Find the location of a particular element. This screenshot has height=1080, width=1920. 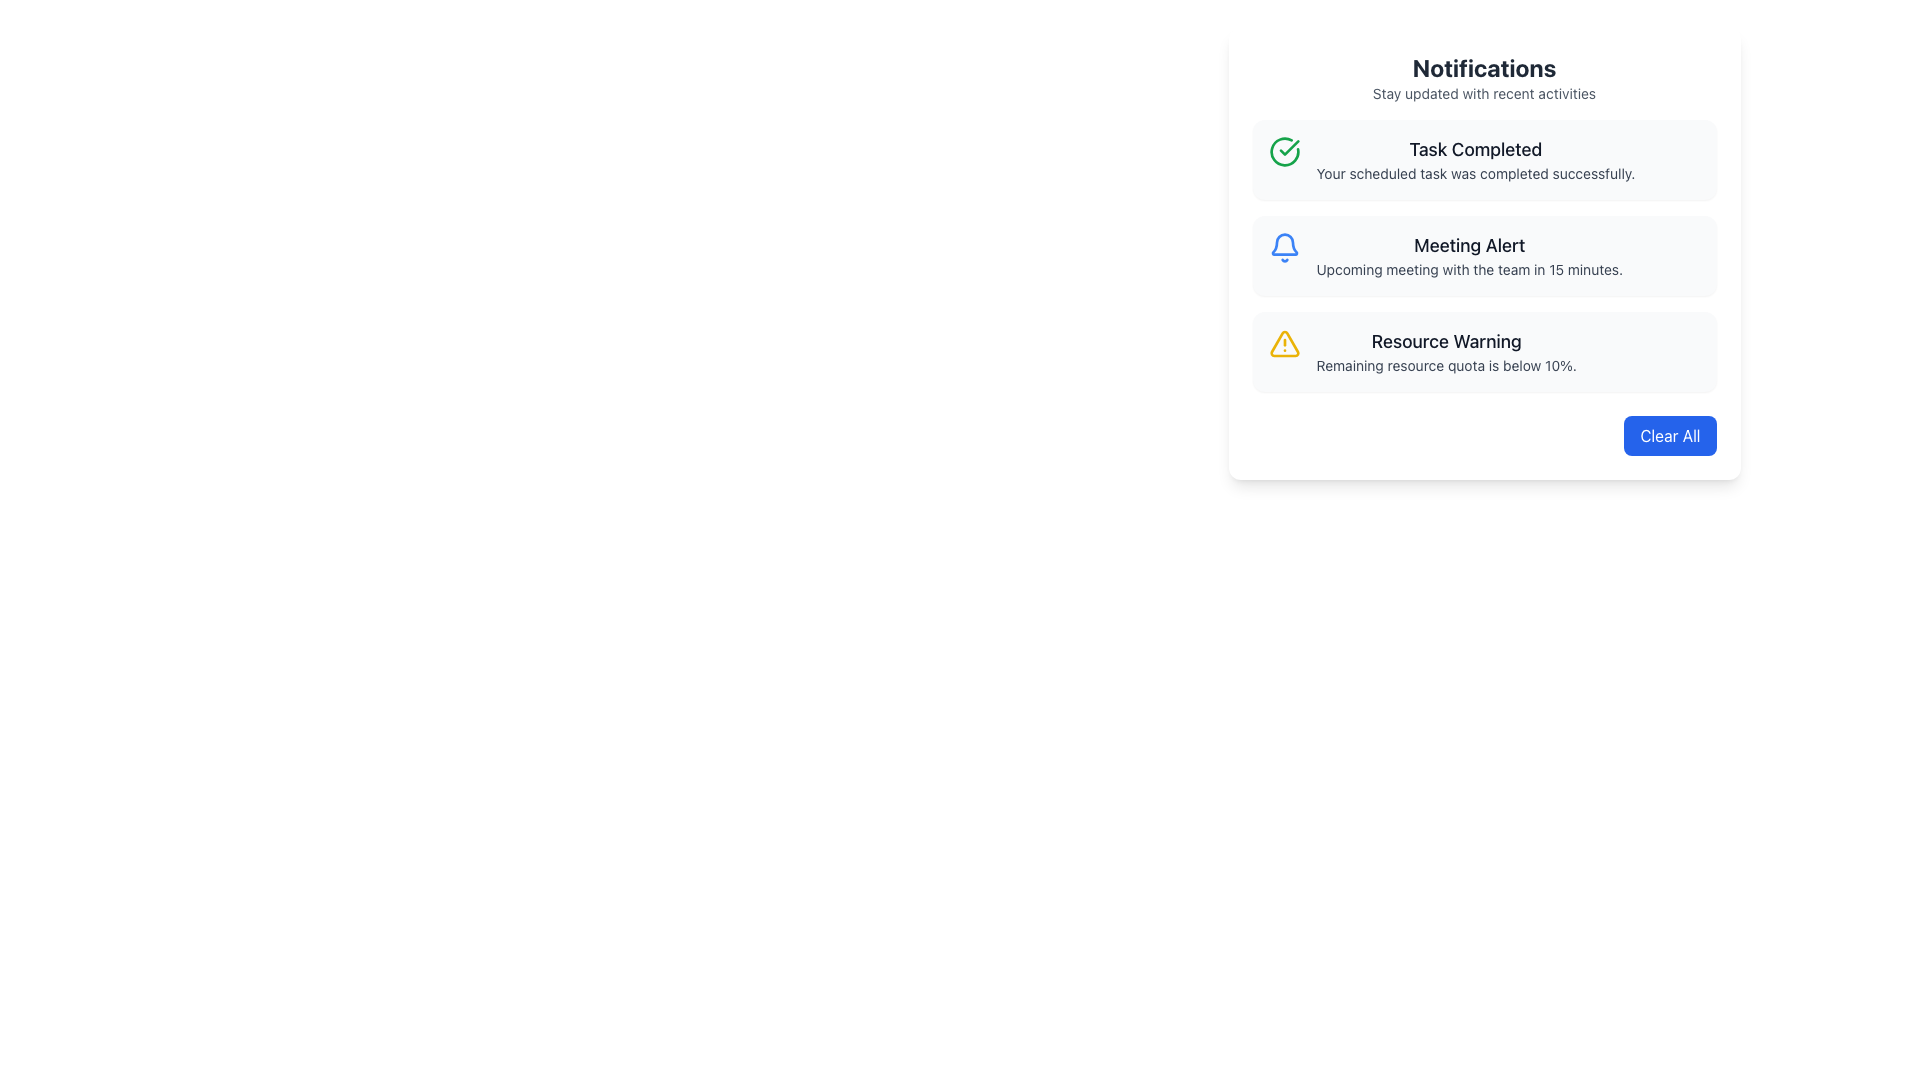

the 'Notifications' text label, which is a bold, large-sized dark gray text located at the top-right of the section is located at coordinates (1484, 67).